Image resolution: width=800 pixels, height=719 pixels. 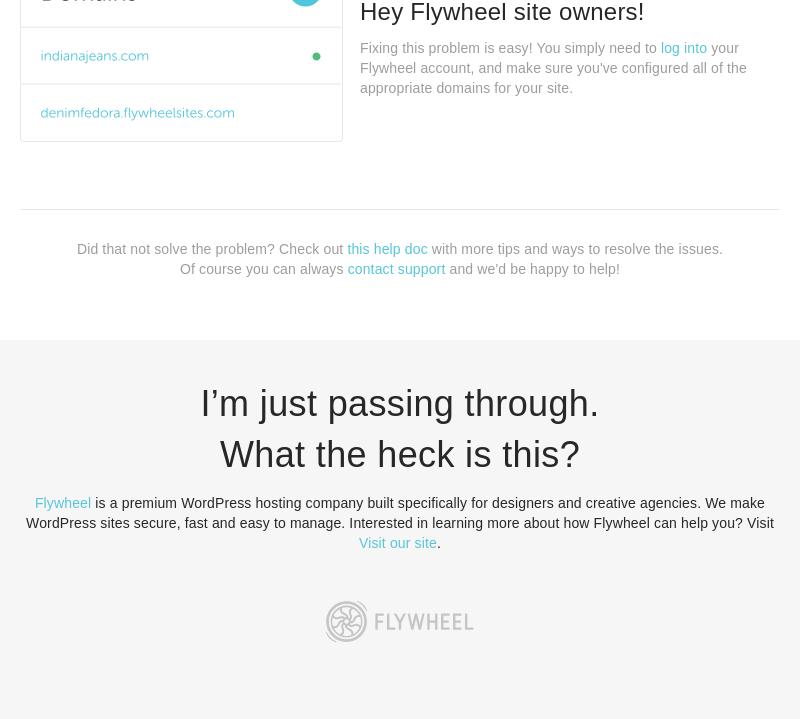 I want to click on 'Fixing this problem is easy! You simply need to', so click(x=360, y=47).